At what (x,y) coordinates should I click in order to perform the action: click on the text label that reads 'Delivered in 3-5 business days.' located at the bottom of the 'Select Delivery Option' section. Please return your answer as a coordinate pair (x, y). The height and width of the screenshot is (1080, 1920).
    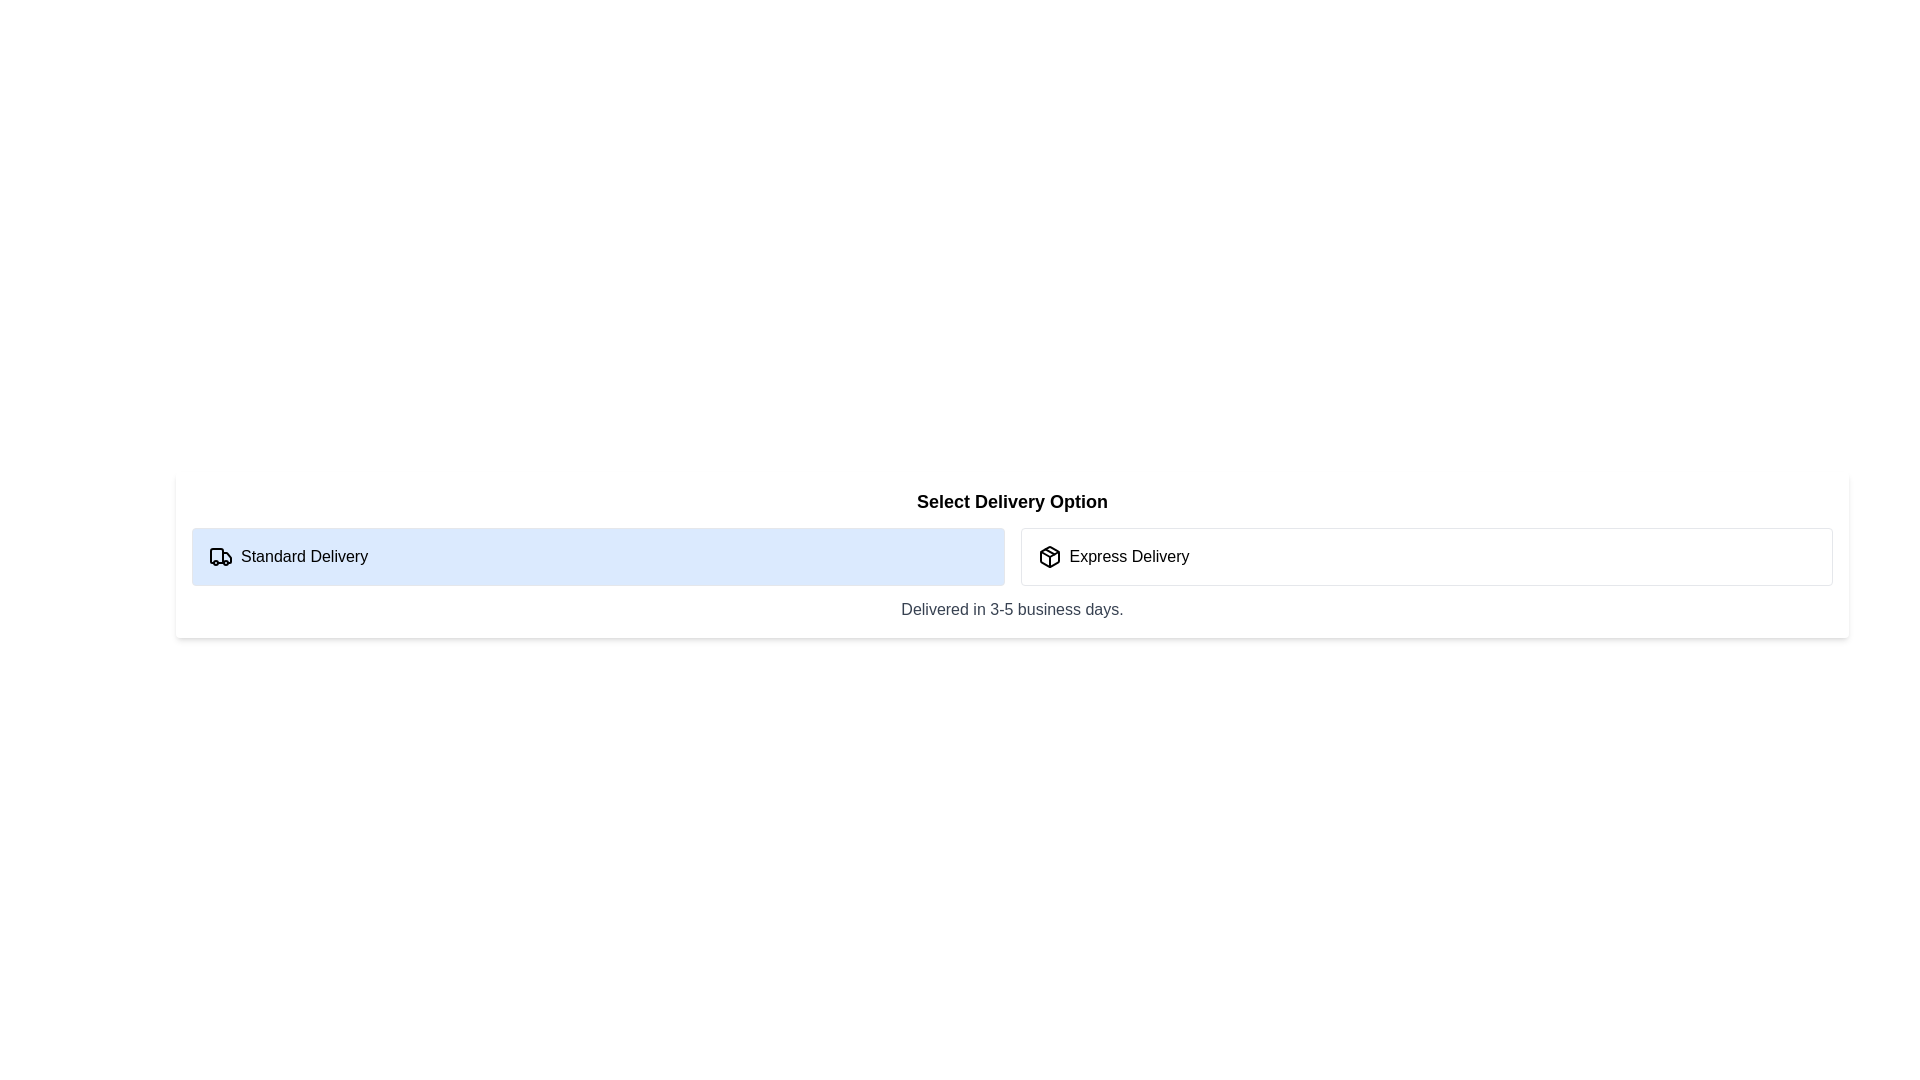
    Looking at the image, I should click on (1012, 608).